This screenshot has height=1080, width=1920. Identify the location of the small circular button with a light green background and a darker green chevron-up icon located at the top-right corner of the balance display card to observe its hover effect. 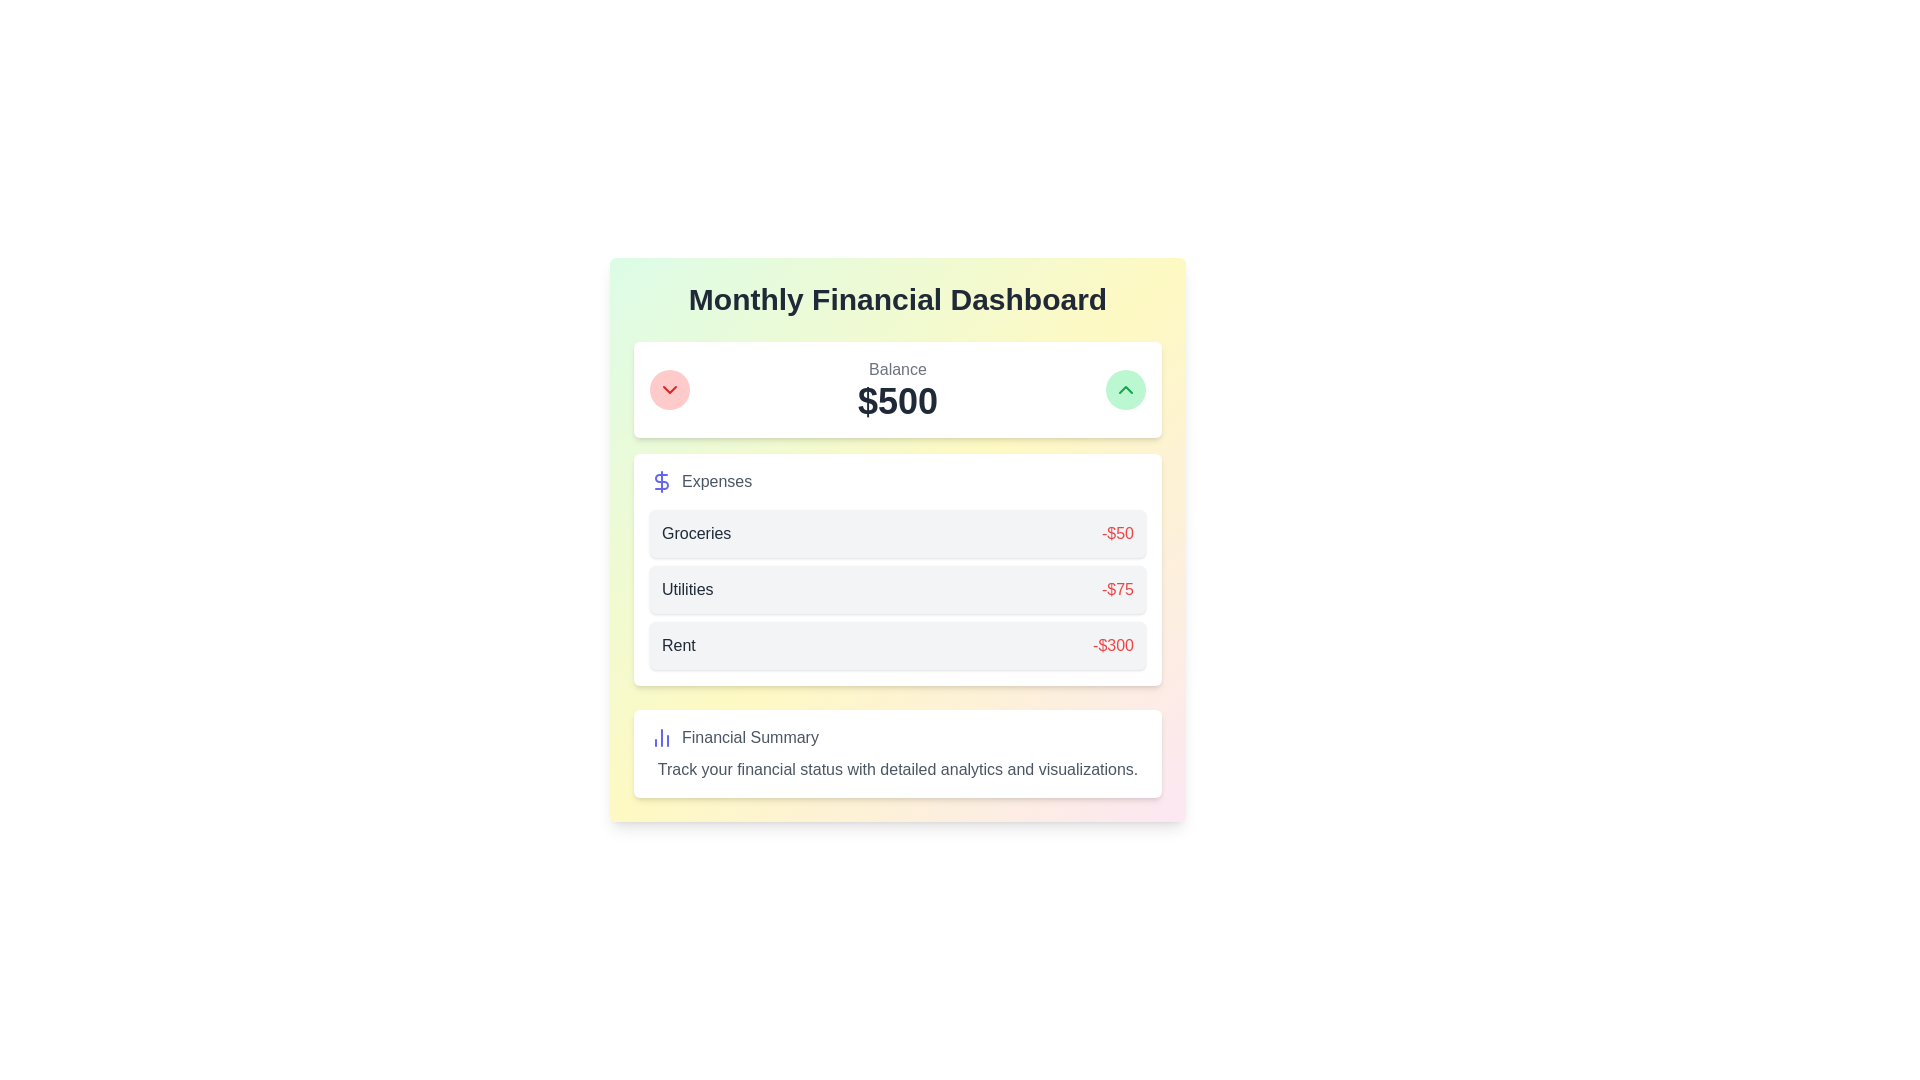
(1125, 389).